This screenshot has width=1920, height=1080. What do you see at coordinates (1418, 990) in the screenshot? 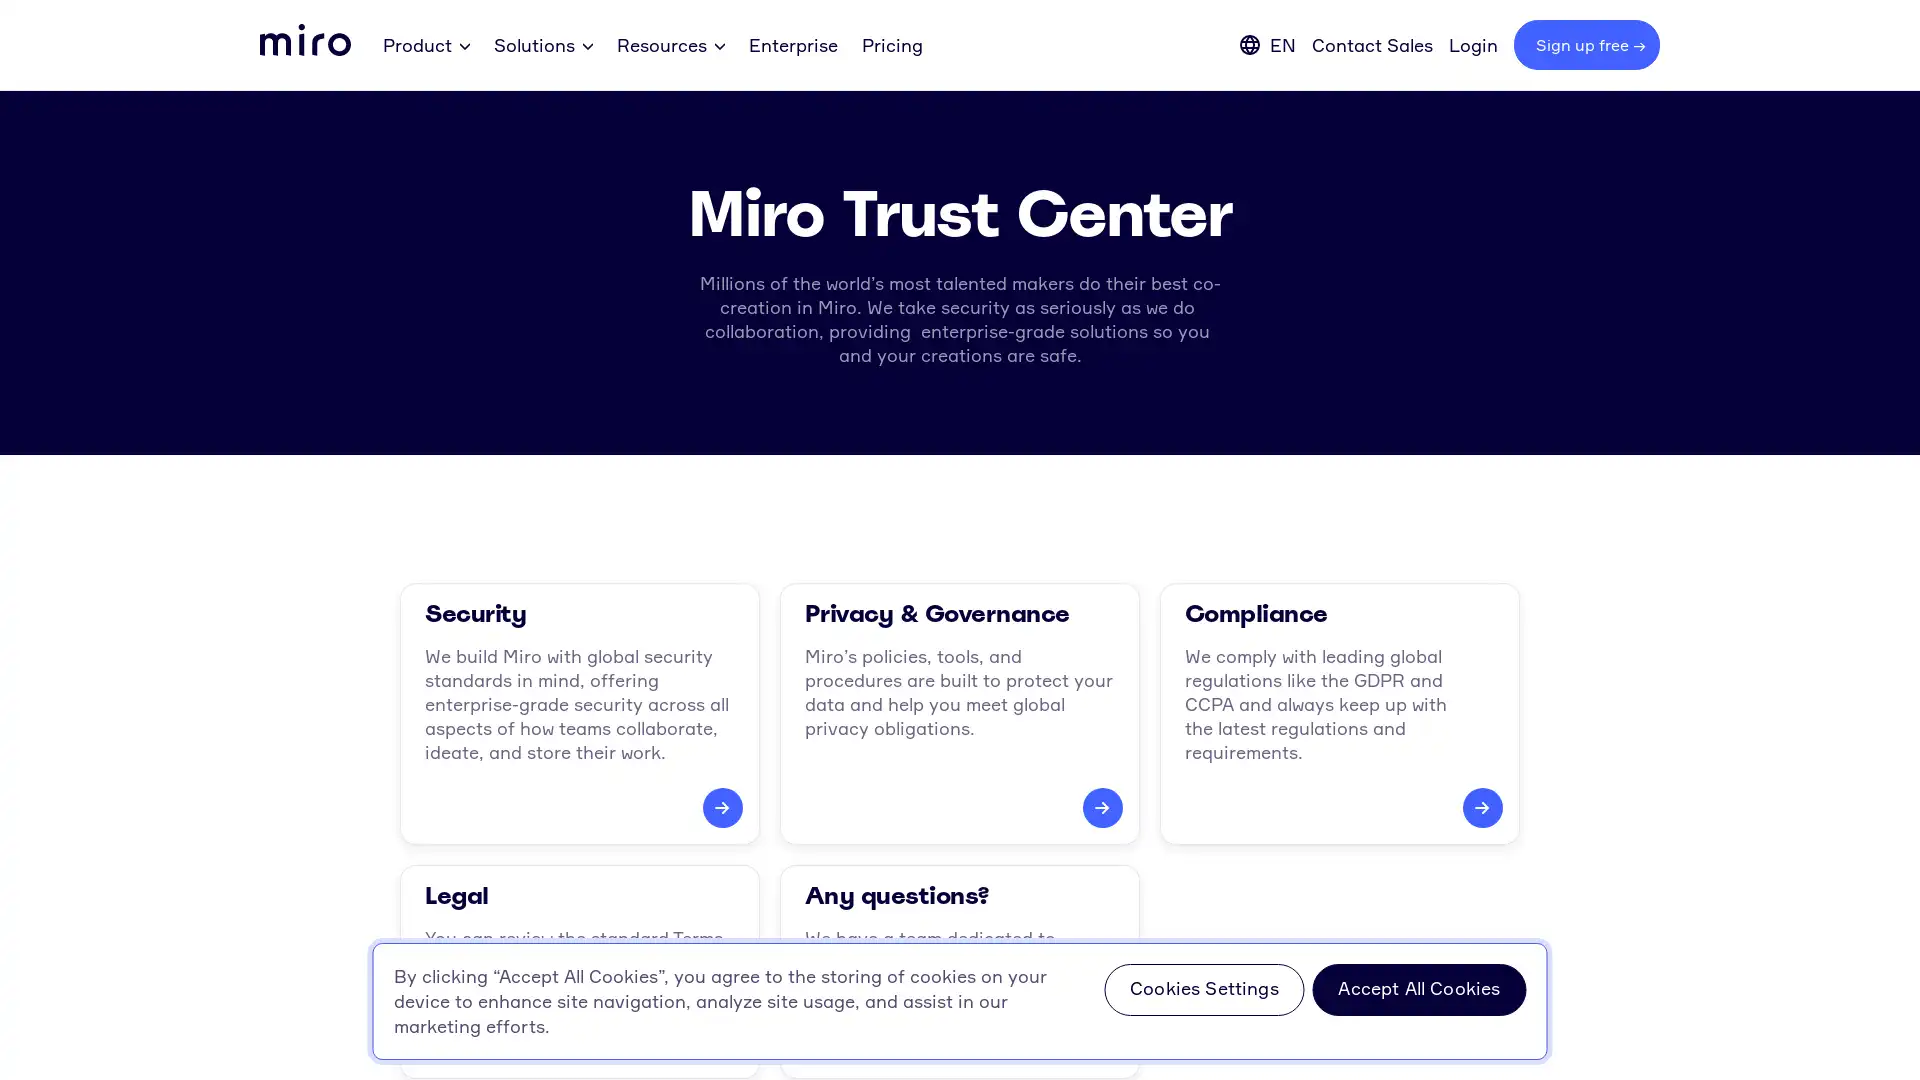
I see `Accept All Cookies` at bounding box center [1418, 990].